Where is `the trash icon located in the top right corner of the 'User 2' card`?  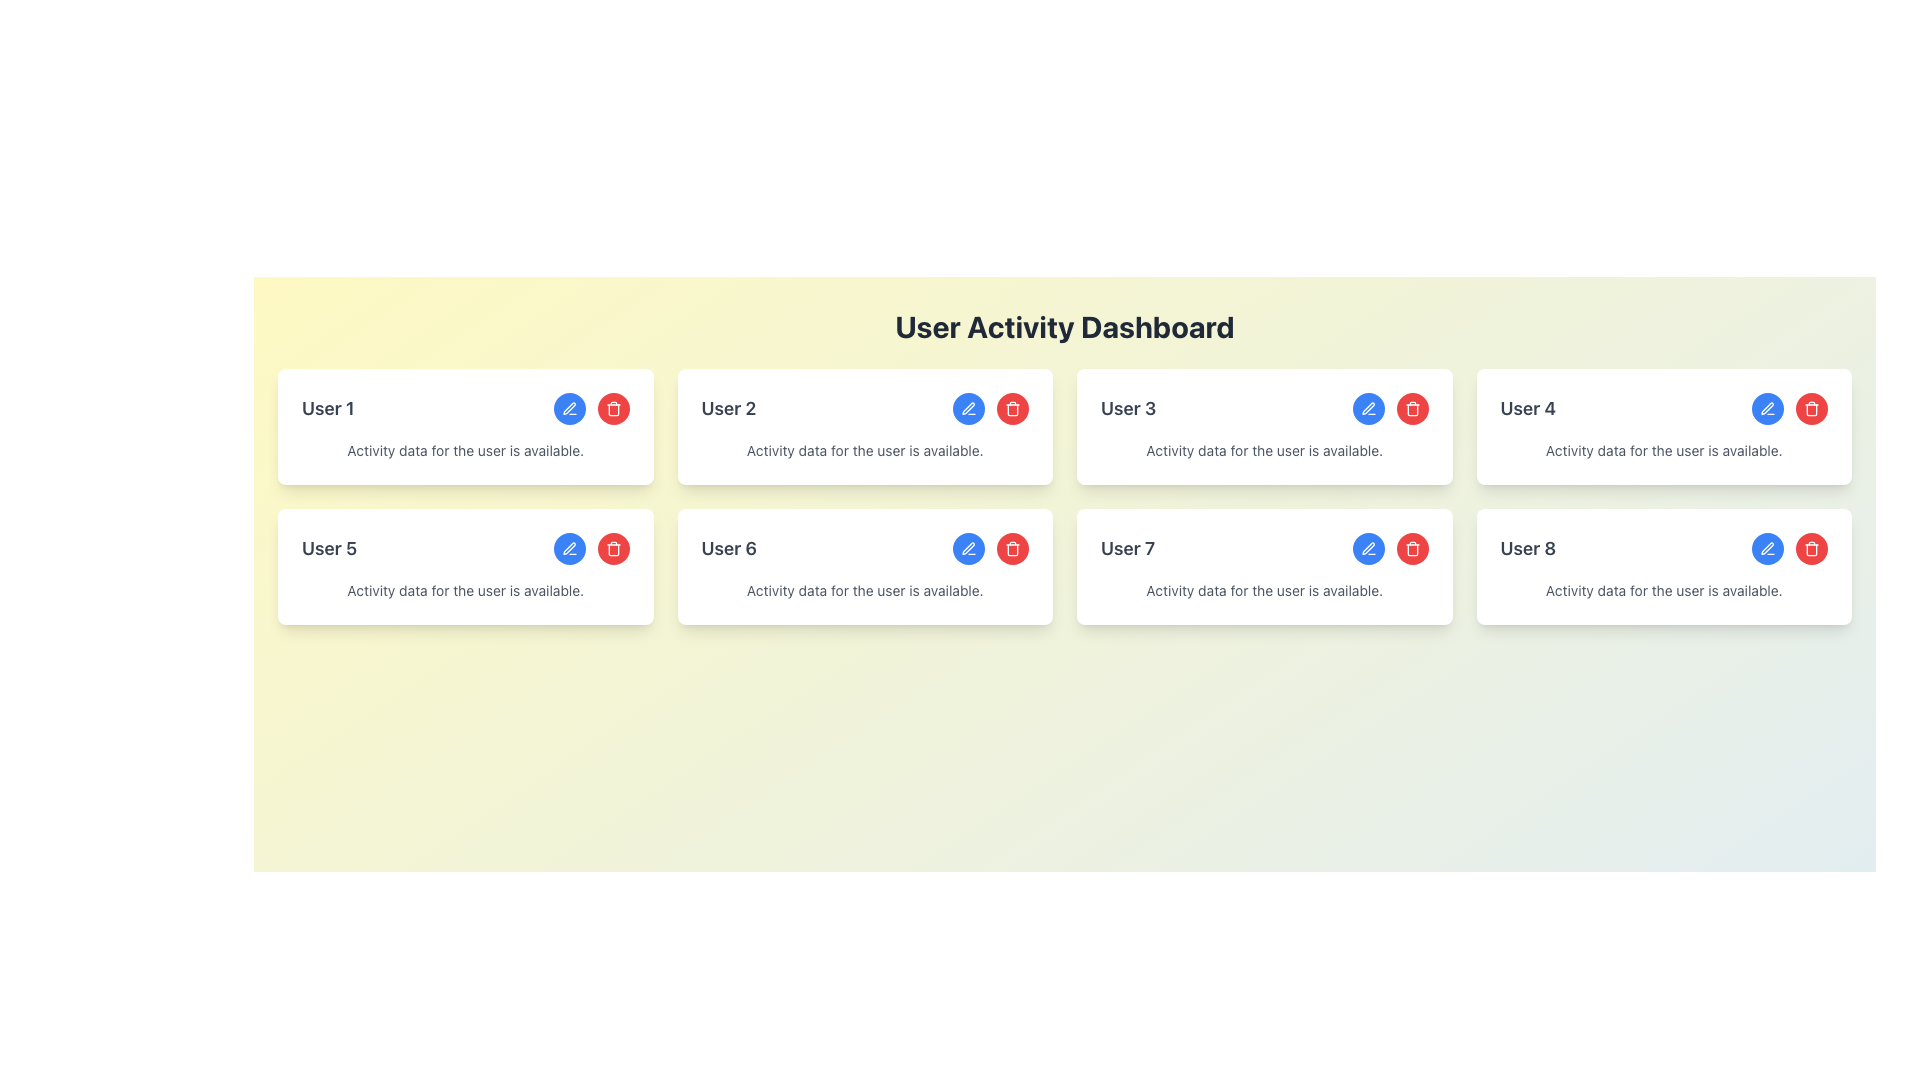
the trash icon located in the top right corner of the 'User 2' card is located at coordinates (1012, 407).